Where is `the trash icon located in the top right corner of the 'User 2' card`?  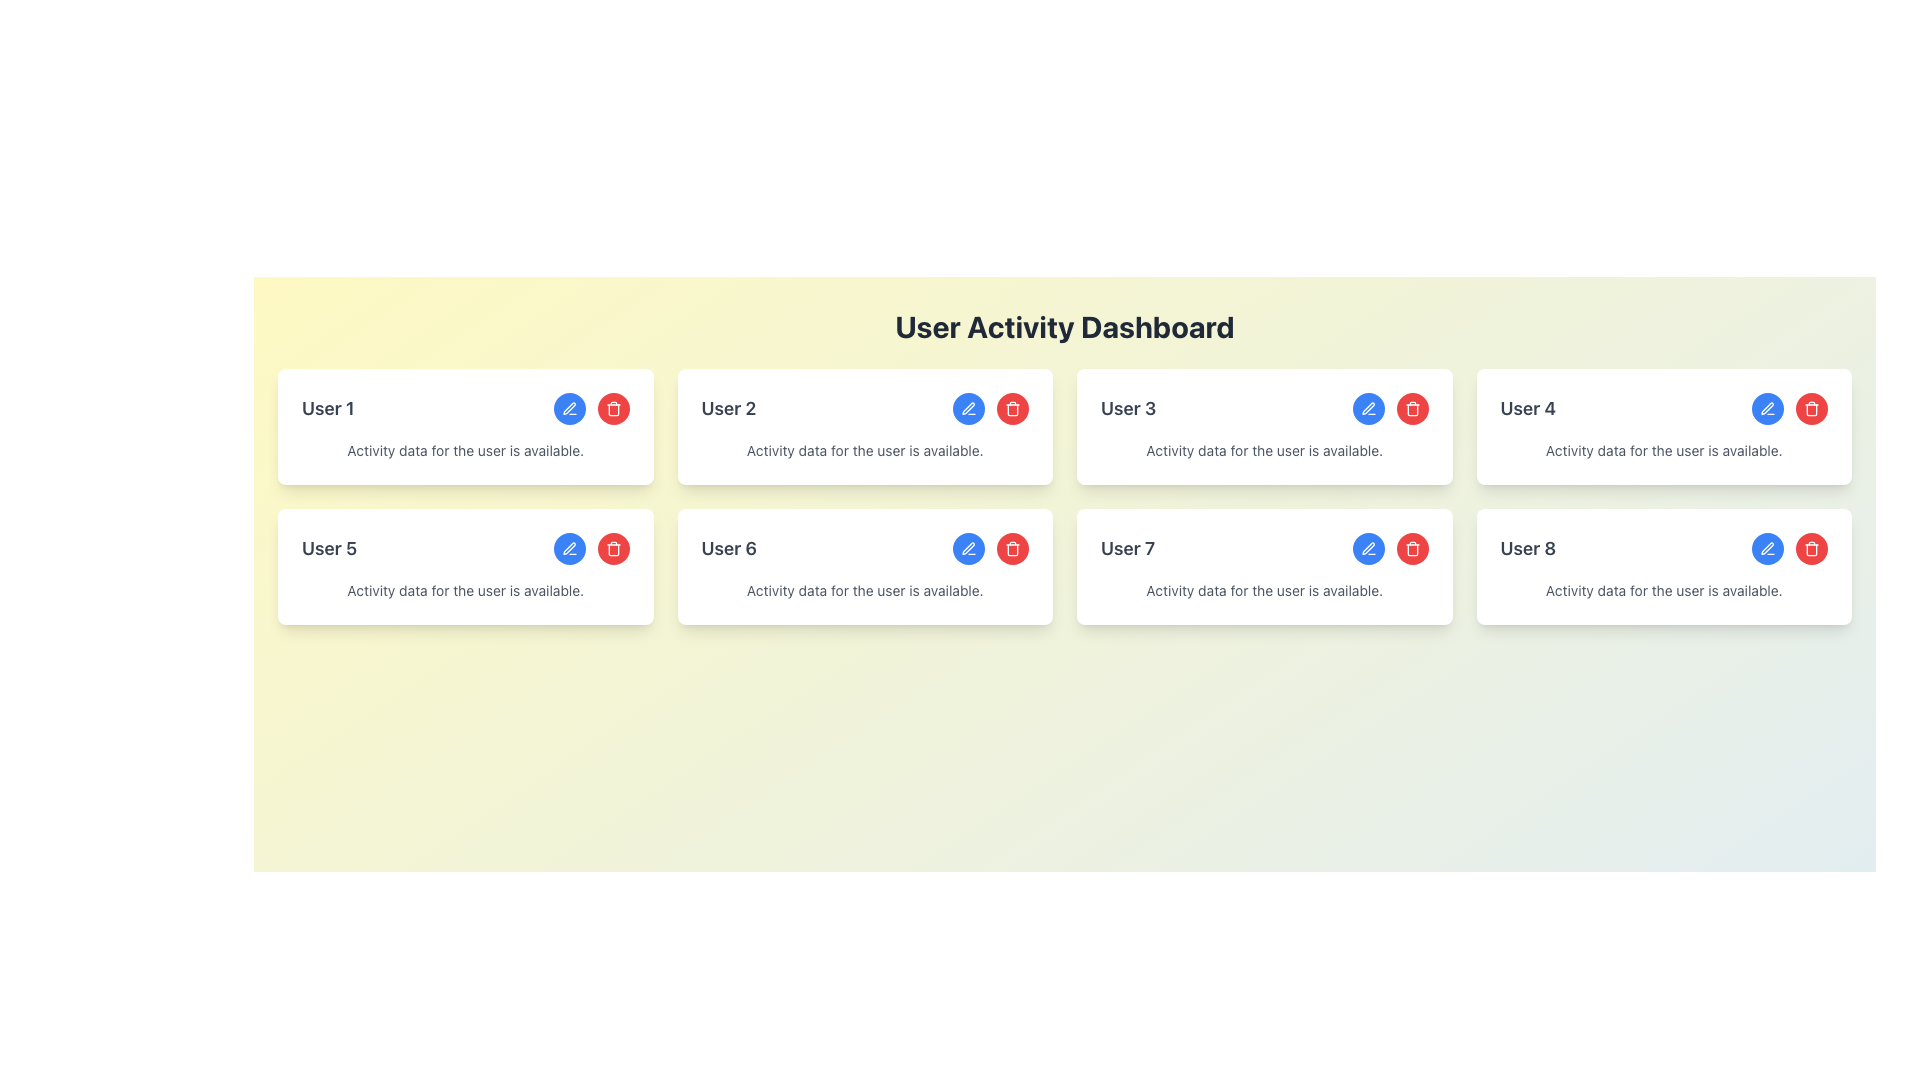
the trash icon located in the top right corner of the 'User 2' card is located at coordinates (1012, 407).